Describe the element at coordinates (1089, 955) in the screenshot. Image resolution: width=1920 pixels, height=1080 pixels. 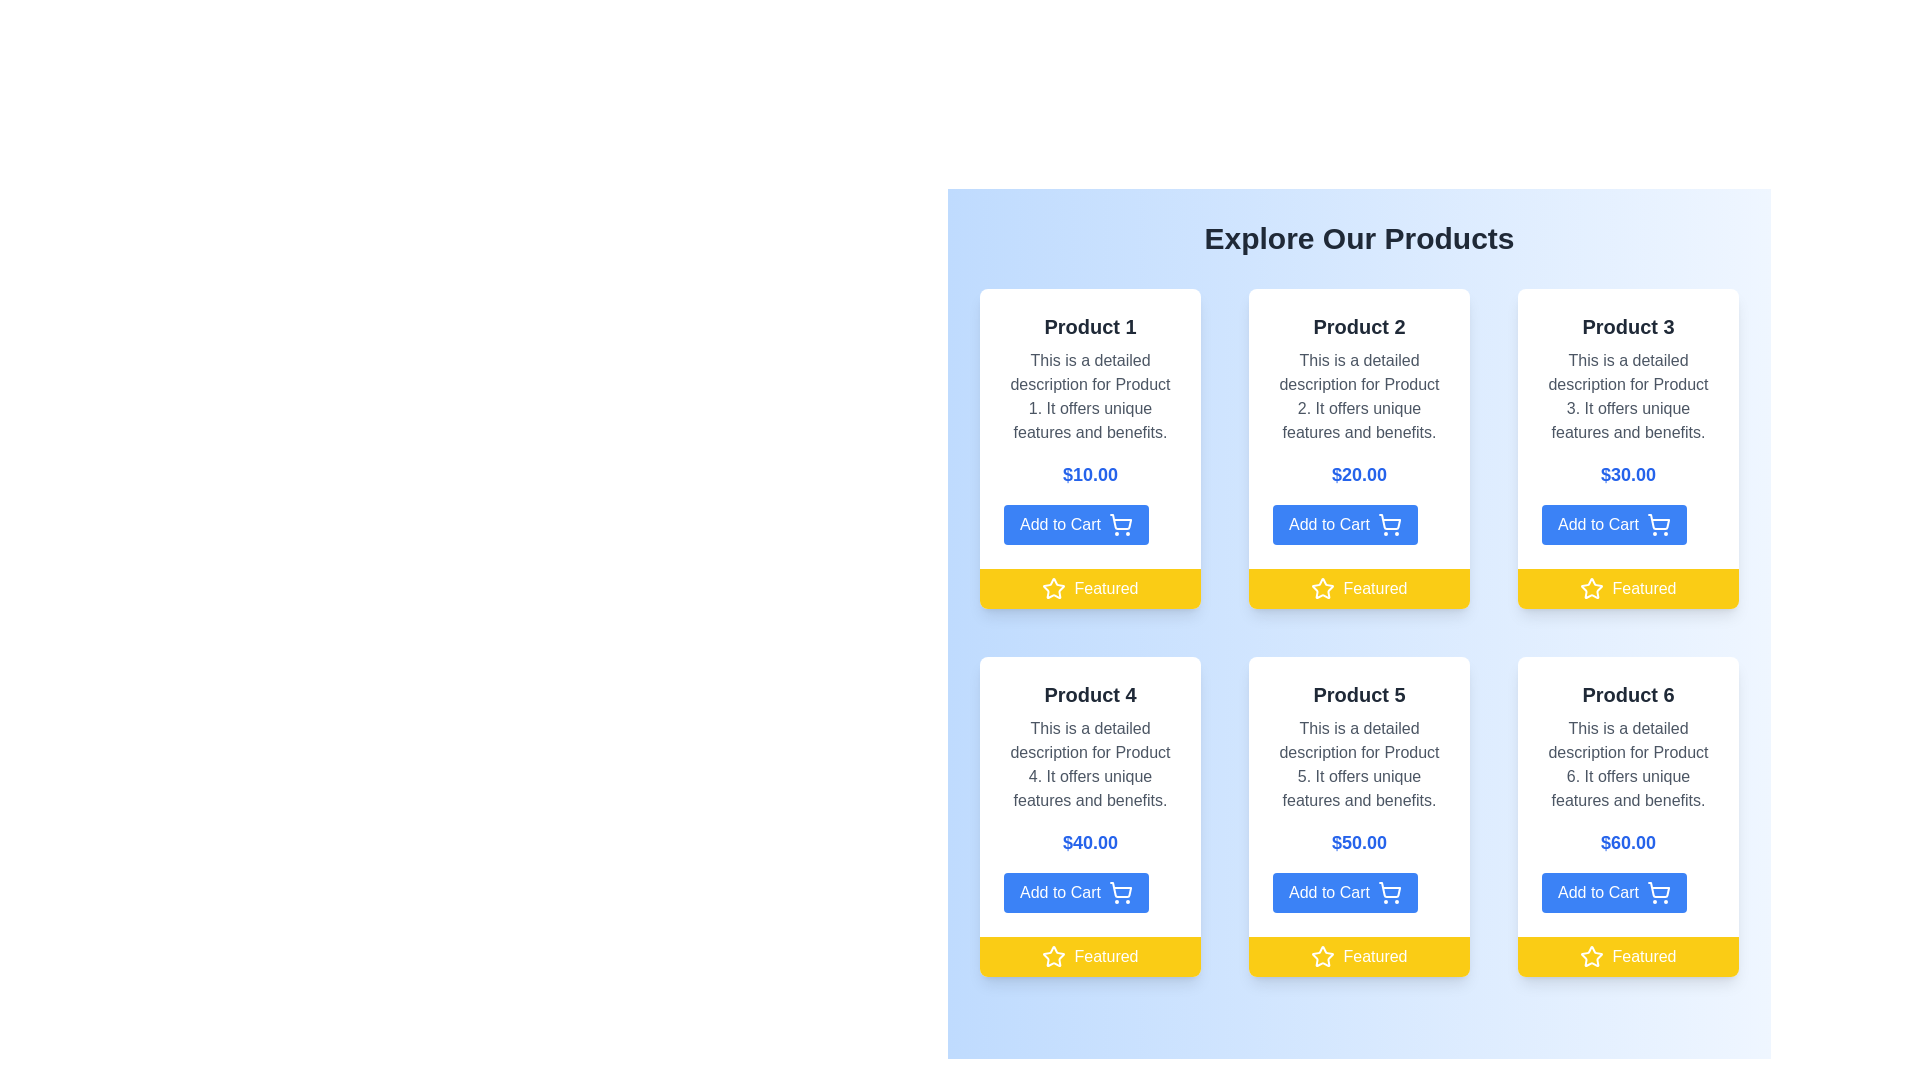
I see `the 'Featured' label with a vibrant yellow background and a white star icon, located beneath the 'Add to Cart' button in the product card for 'Product 4'` at that location.